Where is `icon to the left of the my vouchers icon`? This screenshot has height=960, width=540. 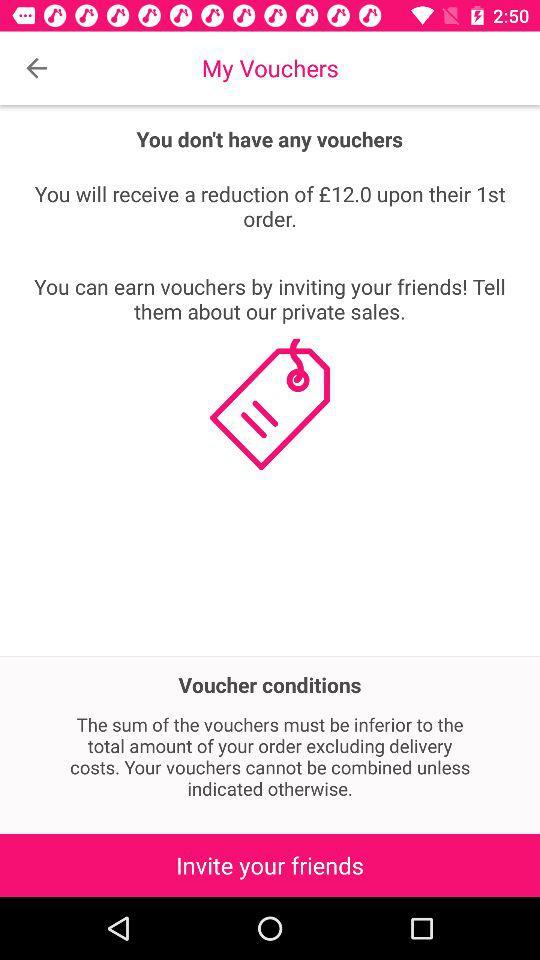
icon to the left of the my vouchers icon is located at coordinates (36, 68).